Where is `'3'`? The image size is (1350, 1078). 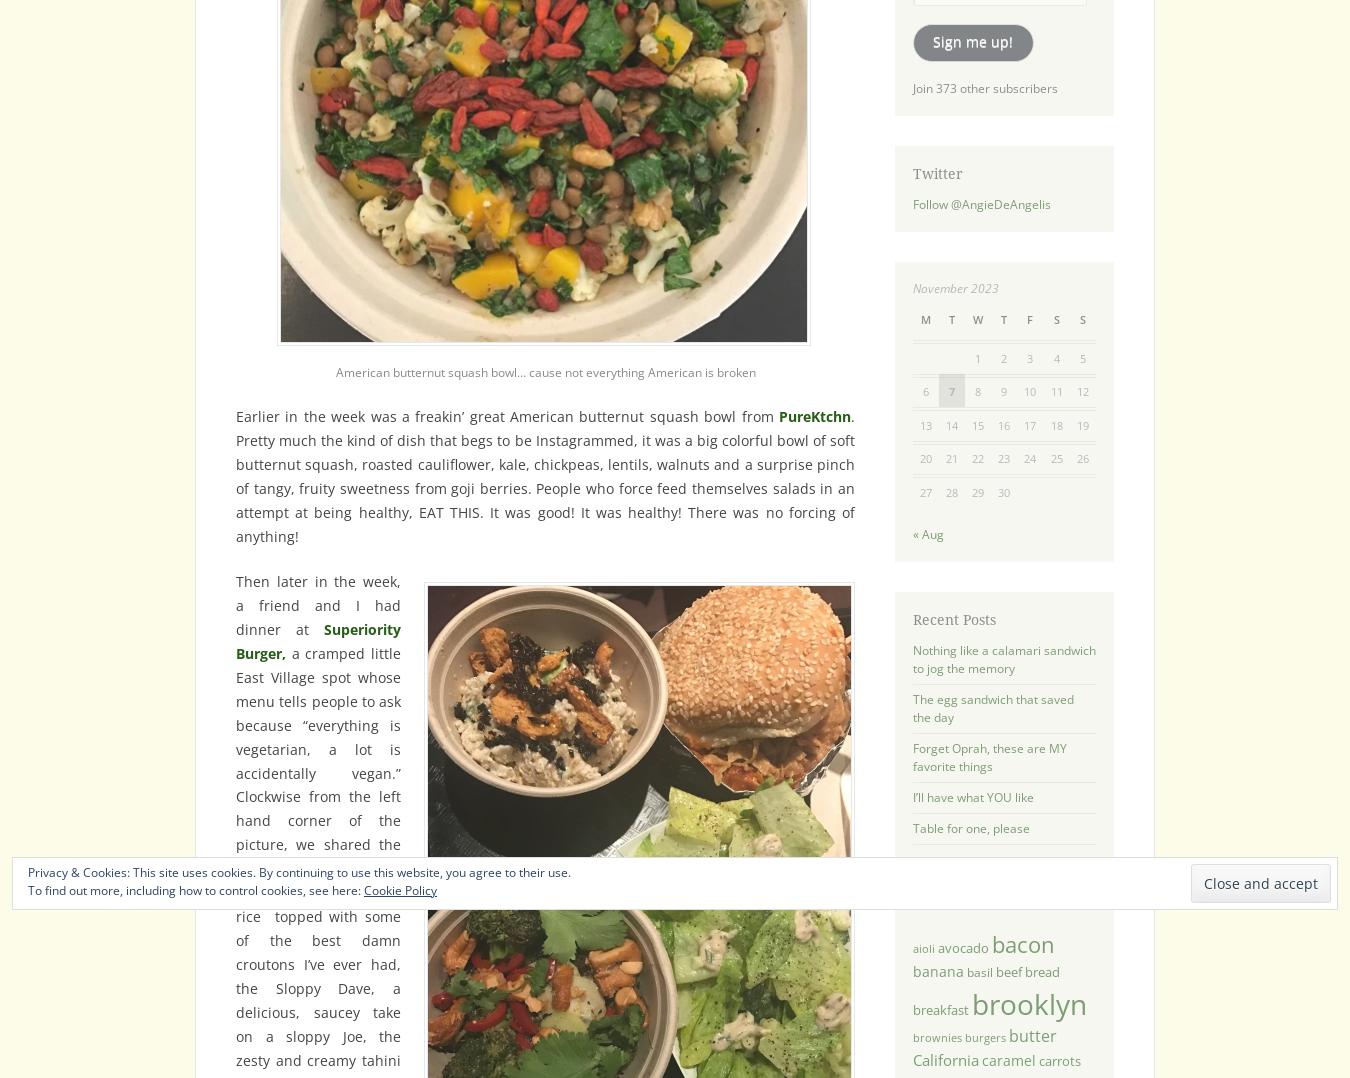 '3' is located at coordinates (1030, 357).